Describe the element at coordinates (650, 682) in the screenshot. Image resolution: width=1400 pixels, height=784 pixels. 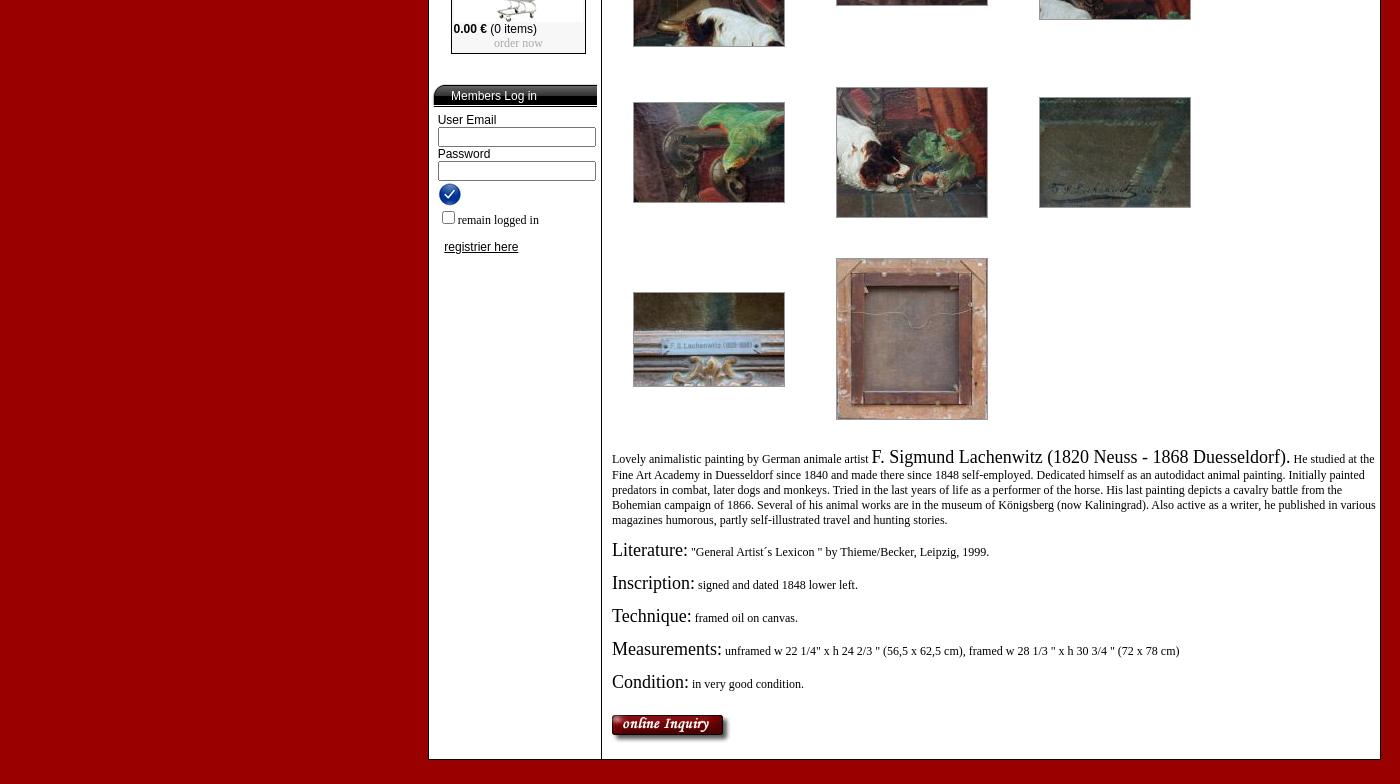
I see `'Condition:'` at that location.